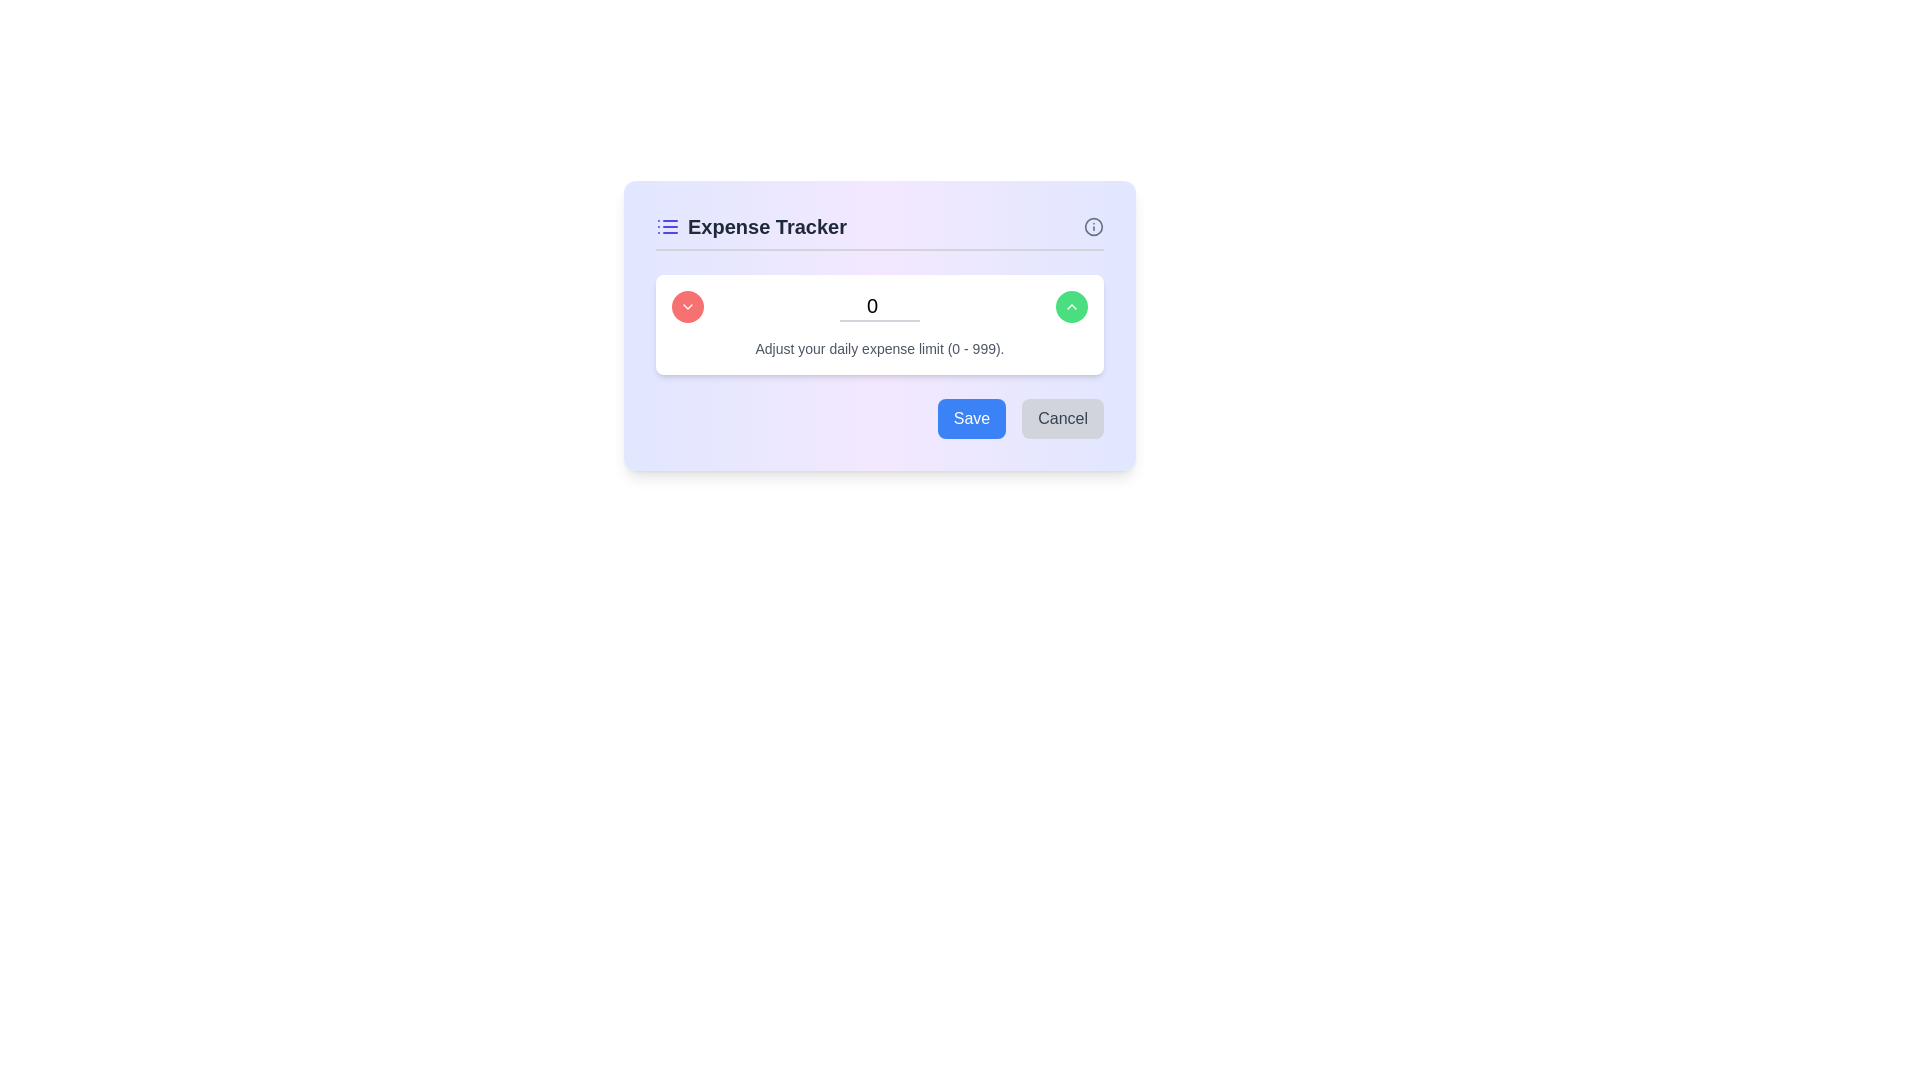  Describe the element at coordinates (971, 418) in the screenshot. I see `the save button located in the bottom-right segment of the main interface, adjacent to the 'Cancel' button` at that location.